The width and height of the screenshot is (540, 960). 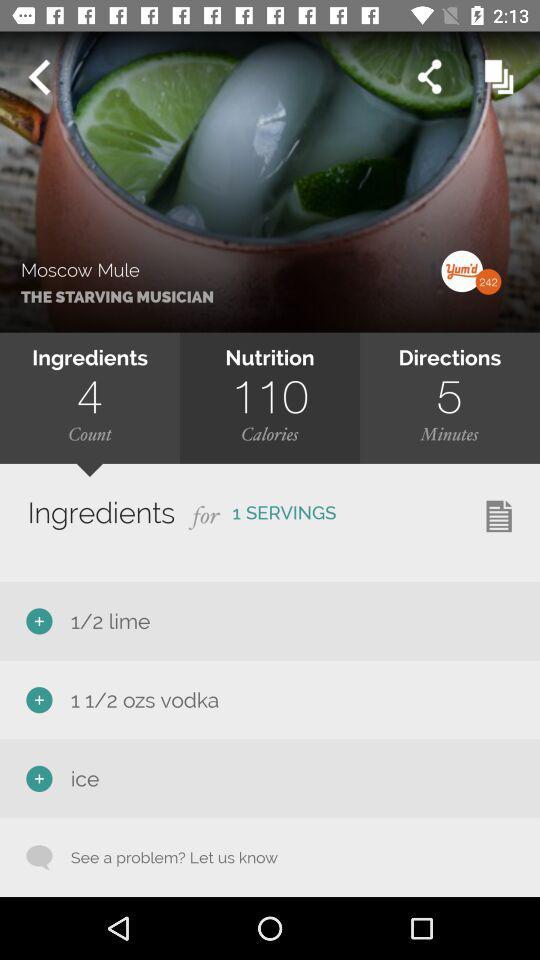 I want to click on item to the left of the see a problem, so click(x=39, y=856).